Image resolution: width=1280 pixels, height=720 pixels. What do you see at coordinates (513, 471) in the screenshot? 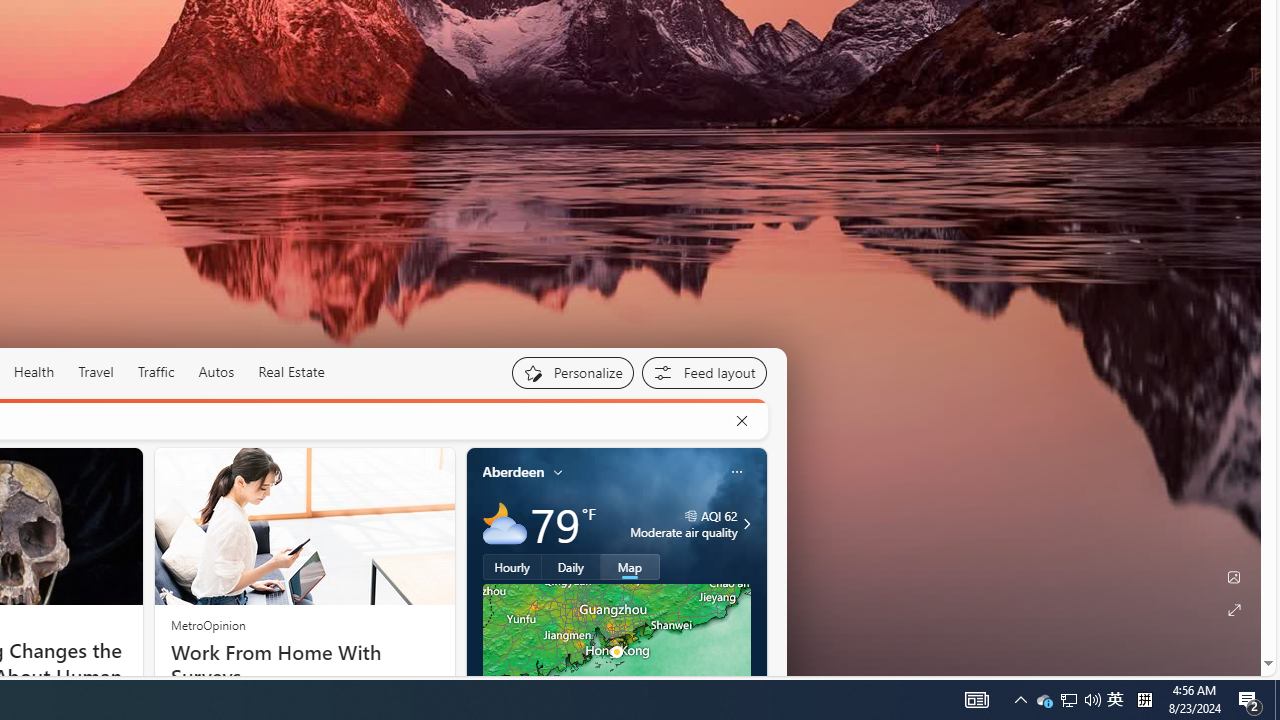
I see `'Aberdeen'` at bounding box center [513, 471].